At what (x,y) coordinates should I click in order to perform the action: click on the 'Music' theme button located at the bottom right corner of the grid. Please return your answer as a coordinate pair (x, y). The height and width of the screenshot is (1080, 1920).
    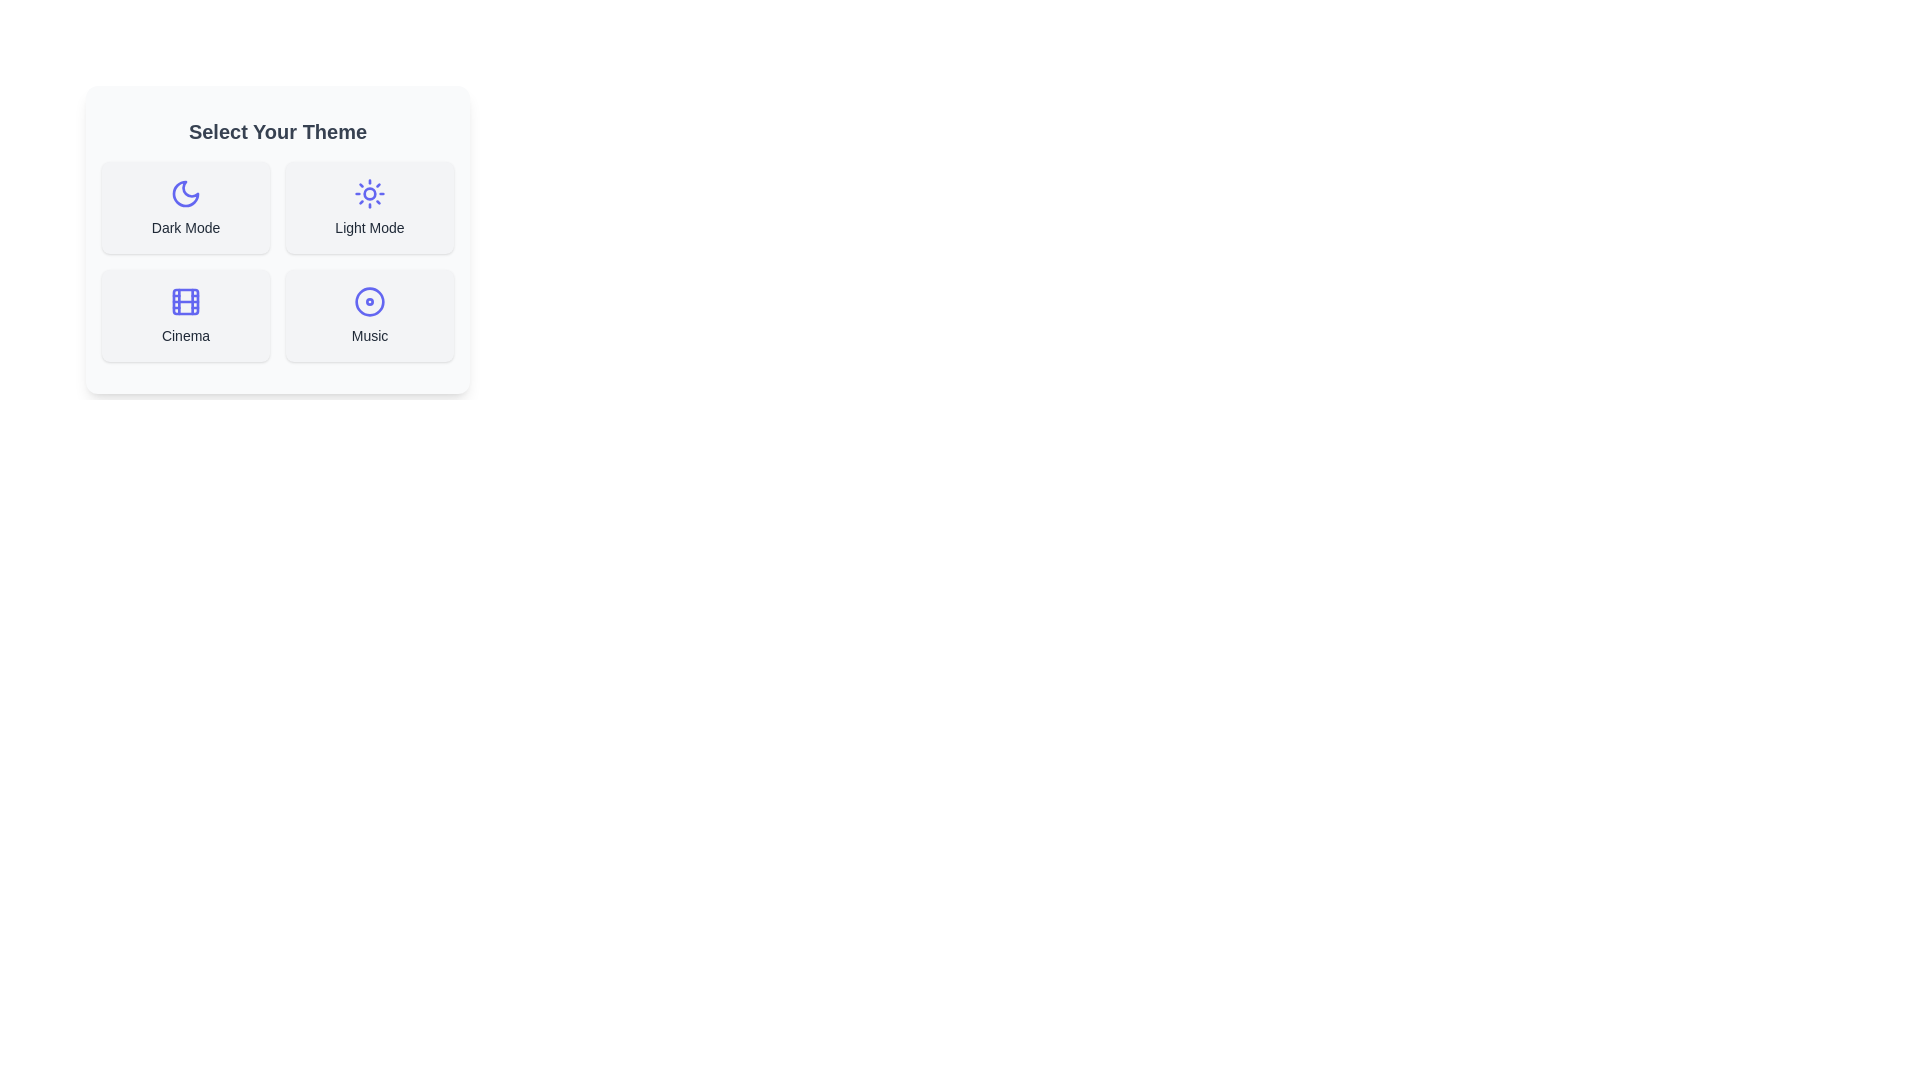
    Looking at the image, I should click on (369, 315).